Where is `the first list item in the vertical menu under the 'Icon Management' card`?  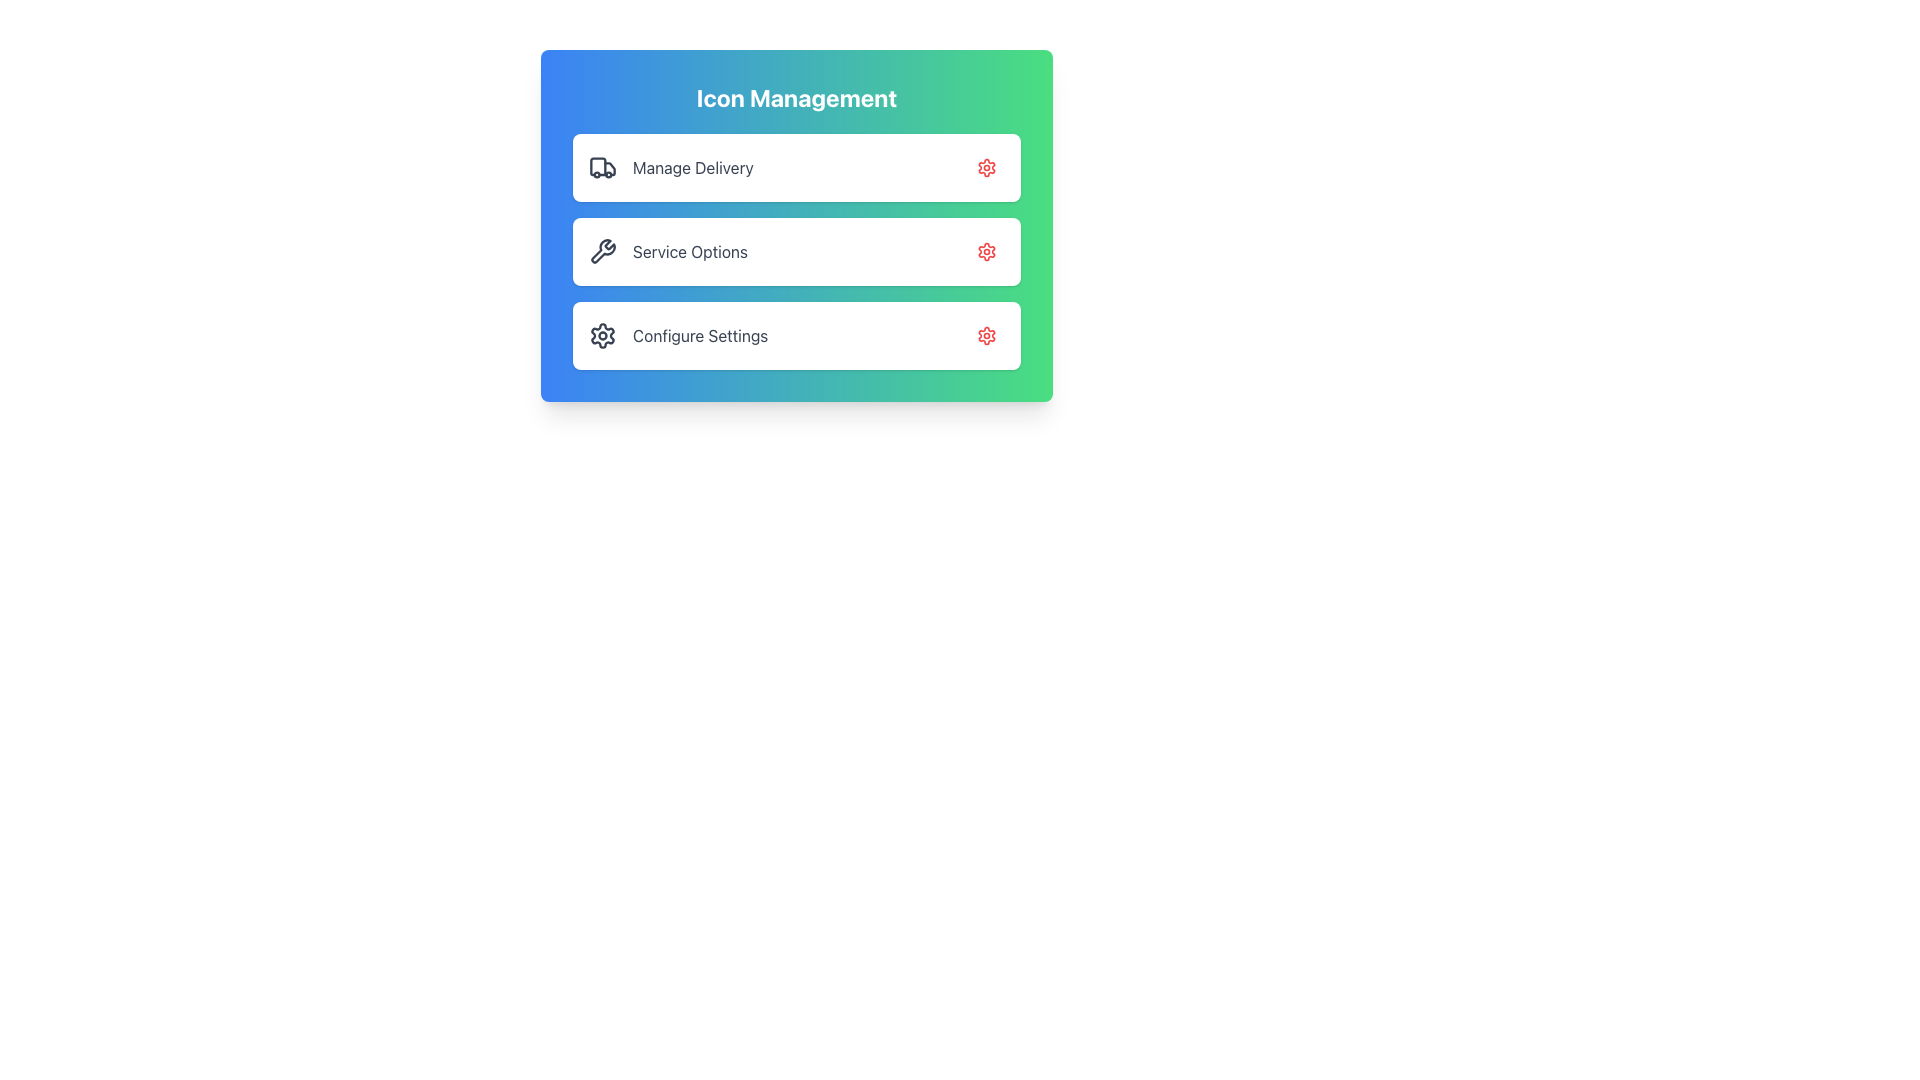
the first list item in the vertical menu under the 'Icon Management' card is located at coordinates (671, 167).